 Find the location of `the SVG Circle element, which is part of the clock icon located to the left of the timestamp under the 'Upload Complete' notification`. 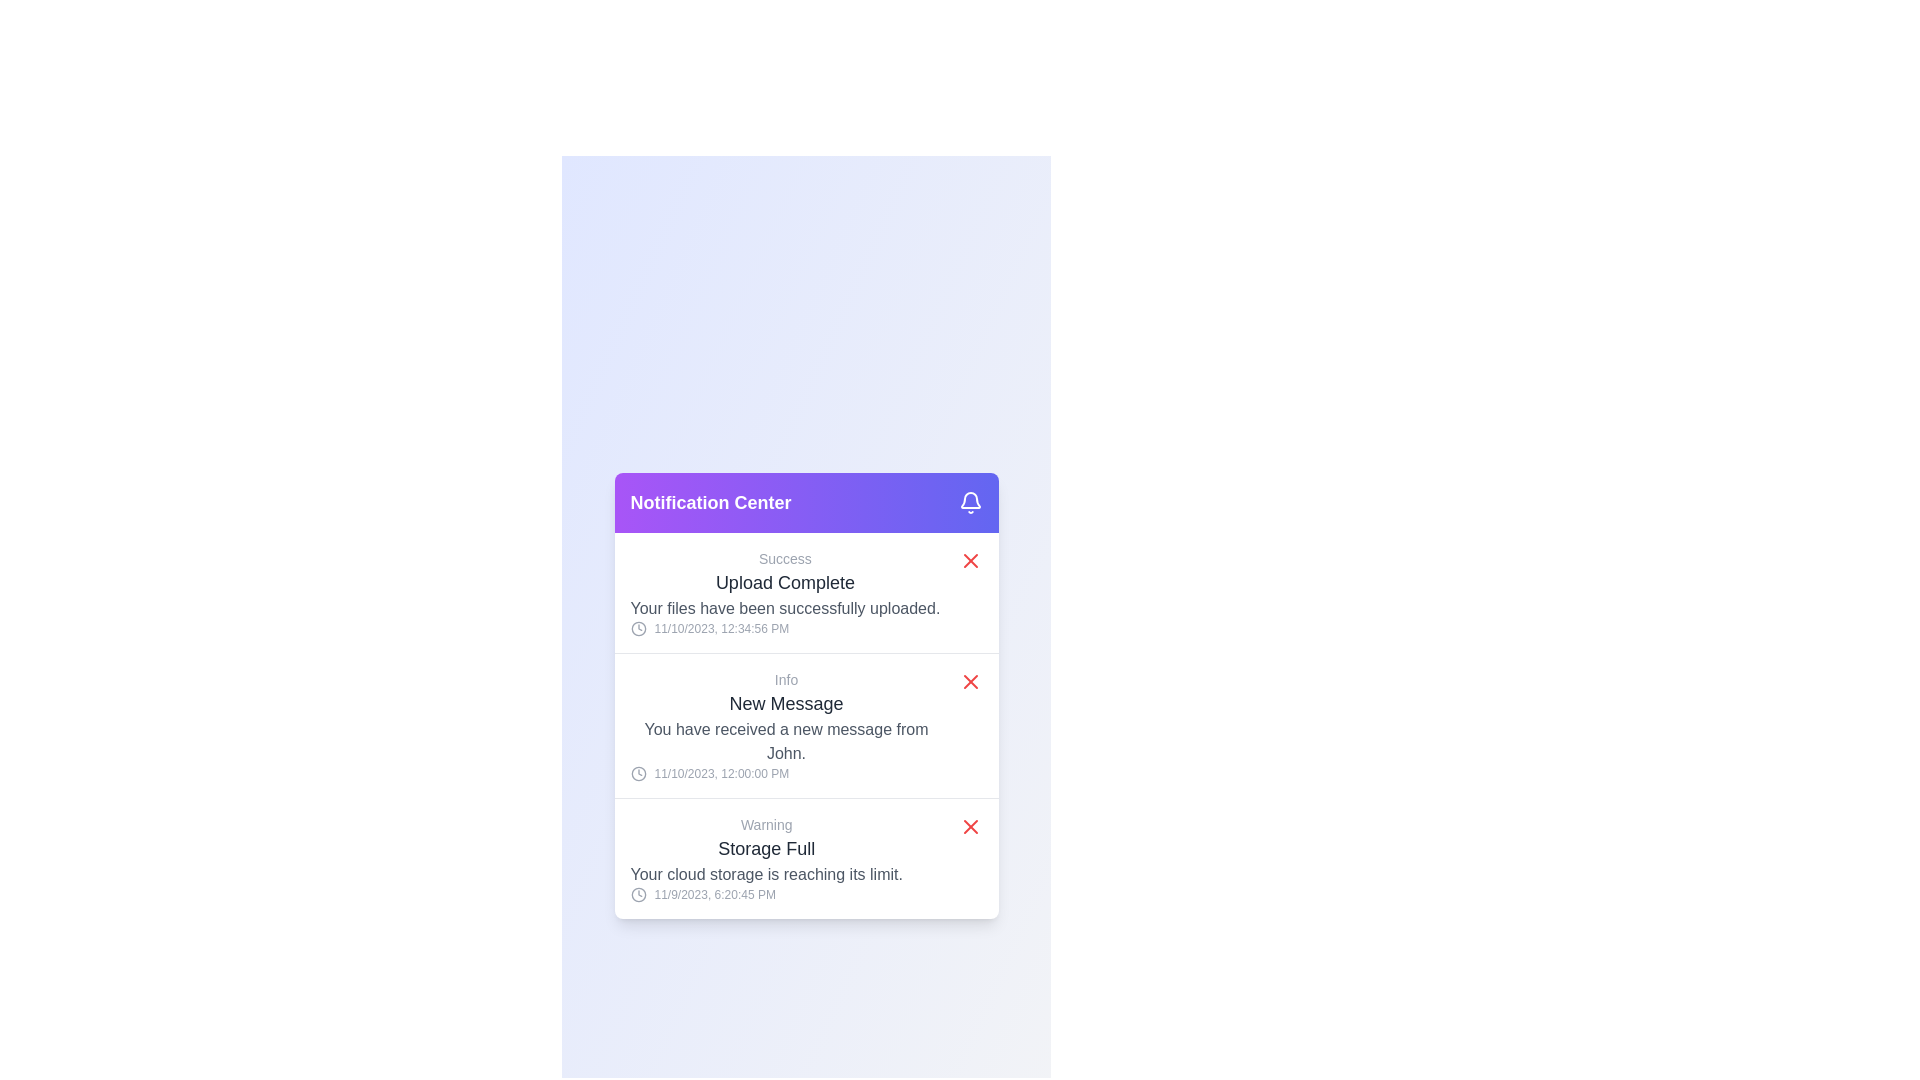

the SVG Circle element, which is part of the clock icon located to the left of the timestamp under the 'Upload Complete' notification is located at coordinates (637, 893).